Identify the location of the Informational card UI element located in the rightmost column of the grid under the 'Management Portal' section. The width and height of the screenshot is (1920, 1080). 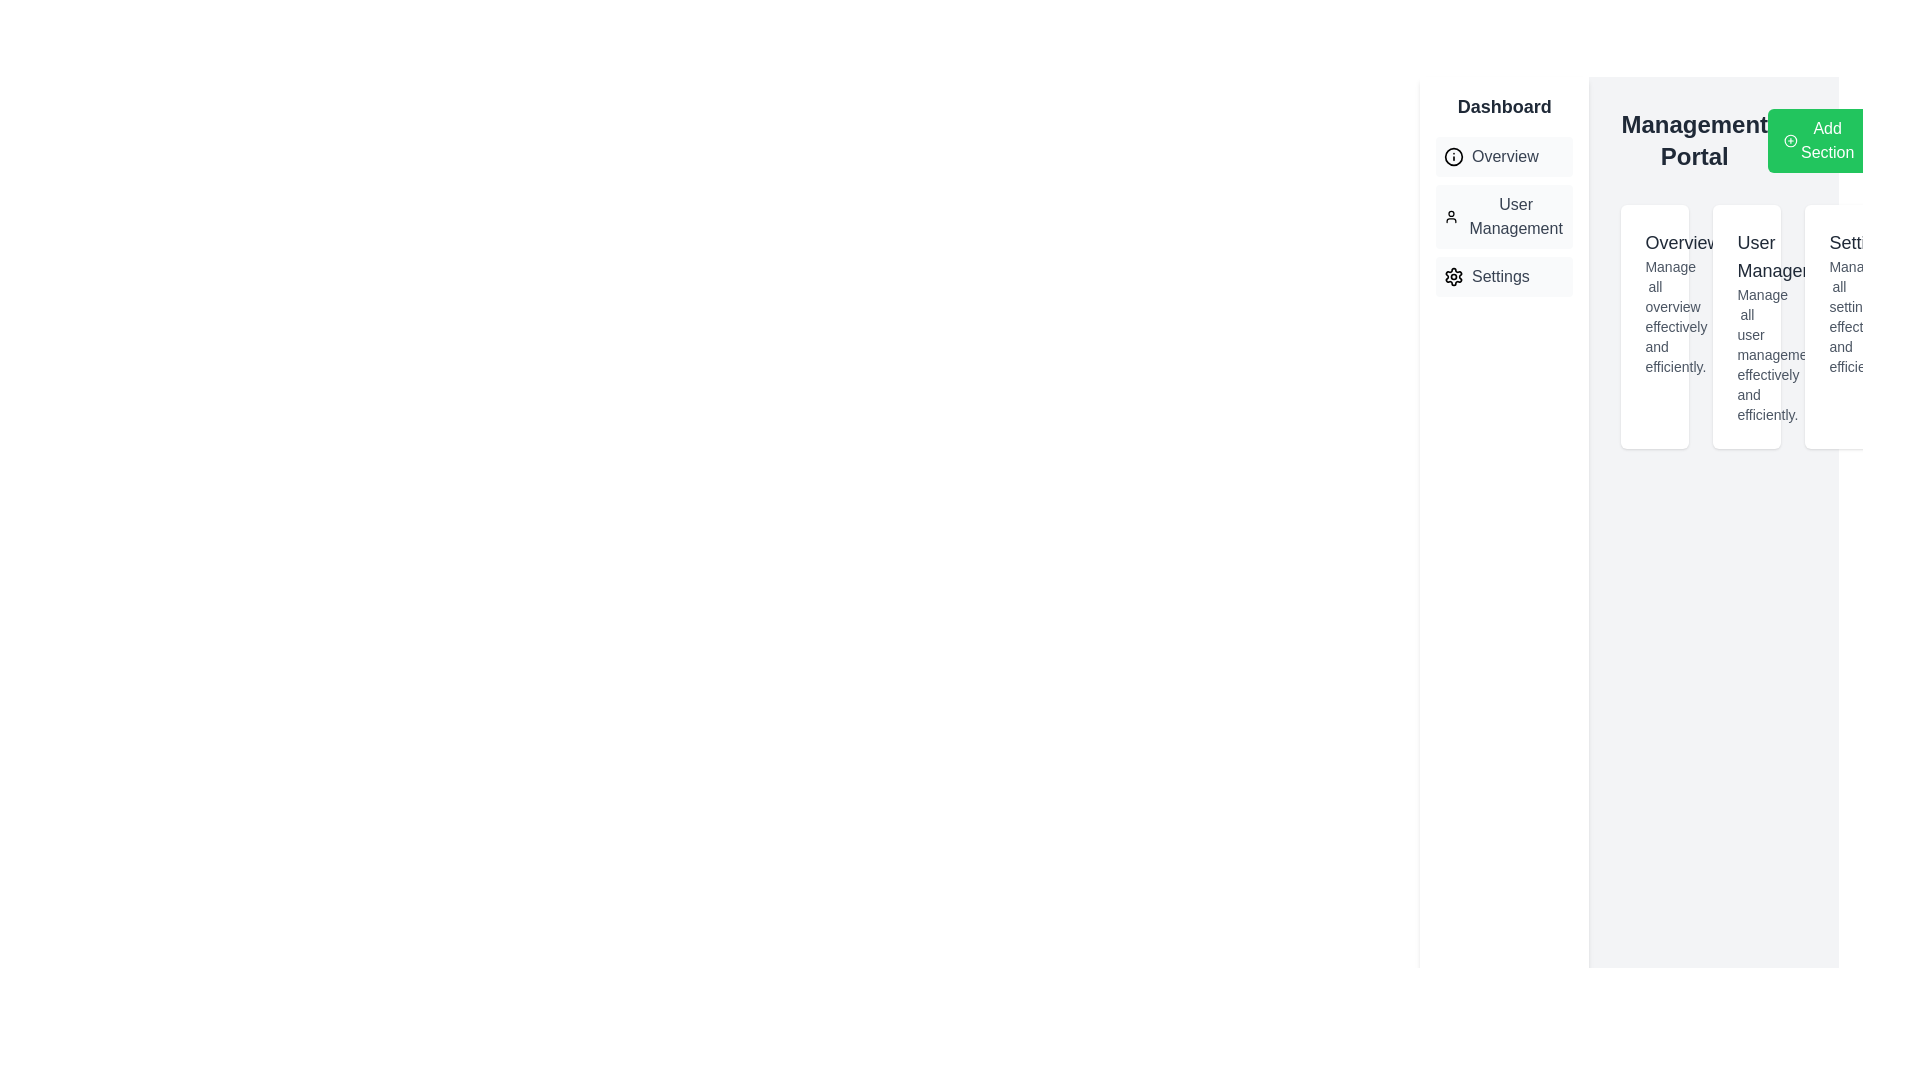
(1839, 326).